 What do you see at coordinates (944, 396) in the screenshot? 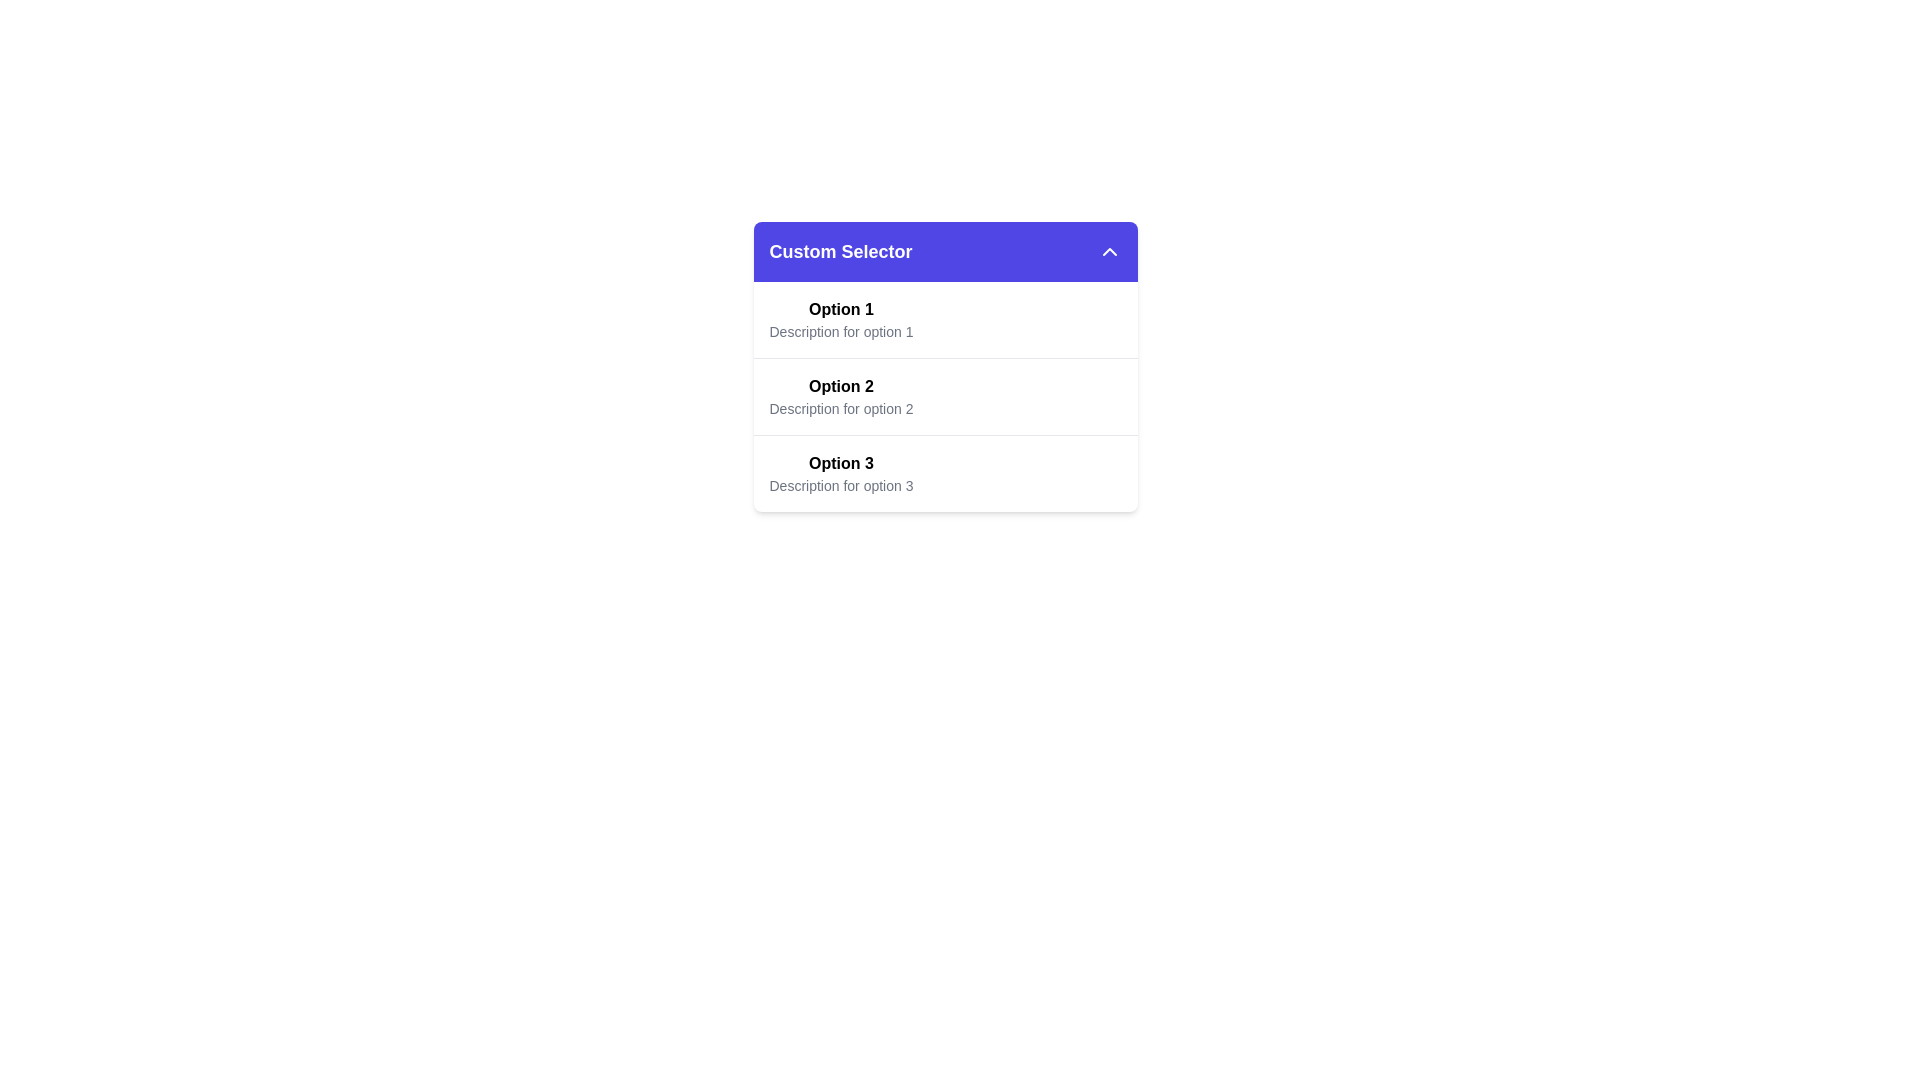
I see `the second selectable list item in the dropdown menu` at bounding box center [944, 396].